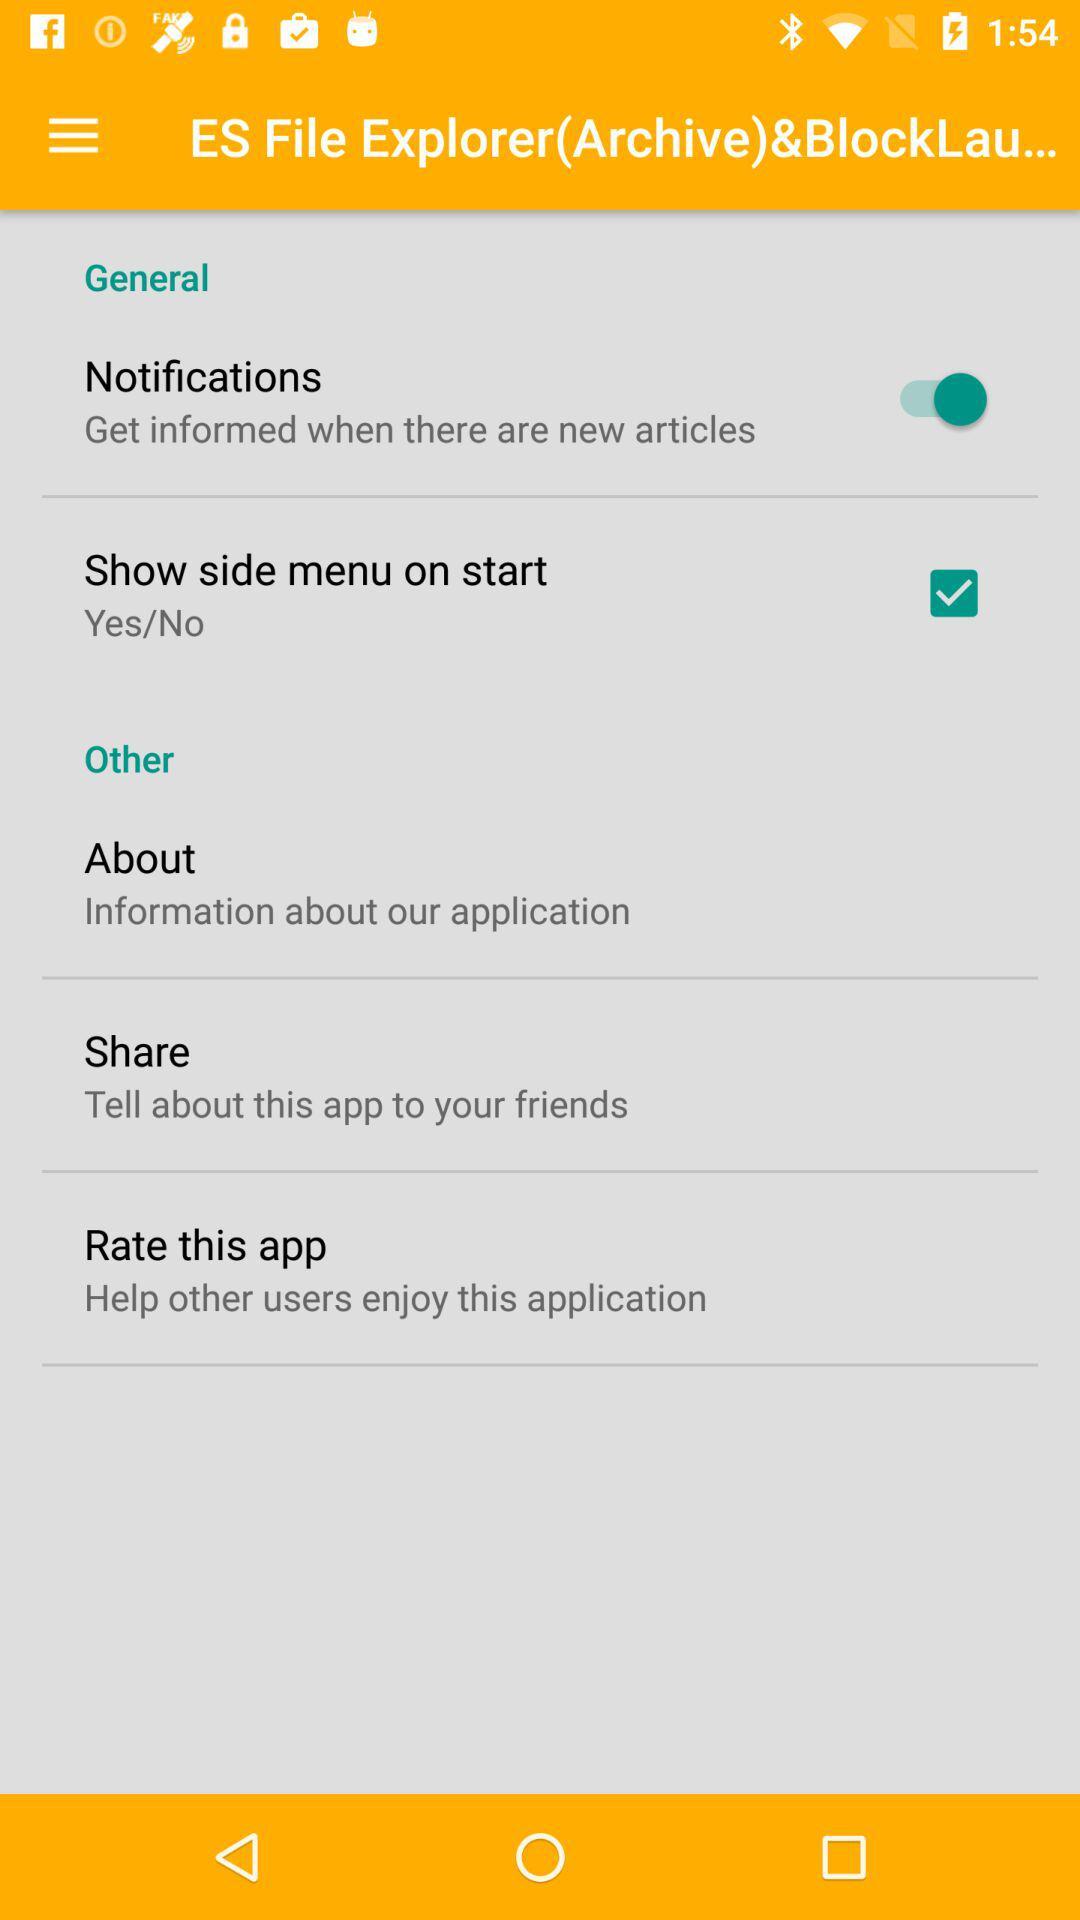  What do you see at coordinates (315, 567) in the screenshot?
I see `show side menu icon` at bounding box center [315, 567].